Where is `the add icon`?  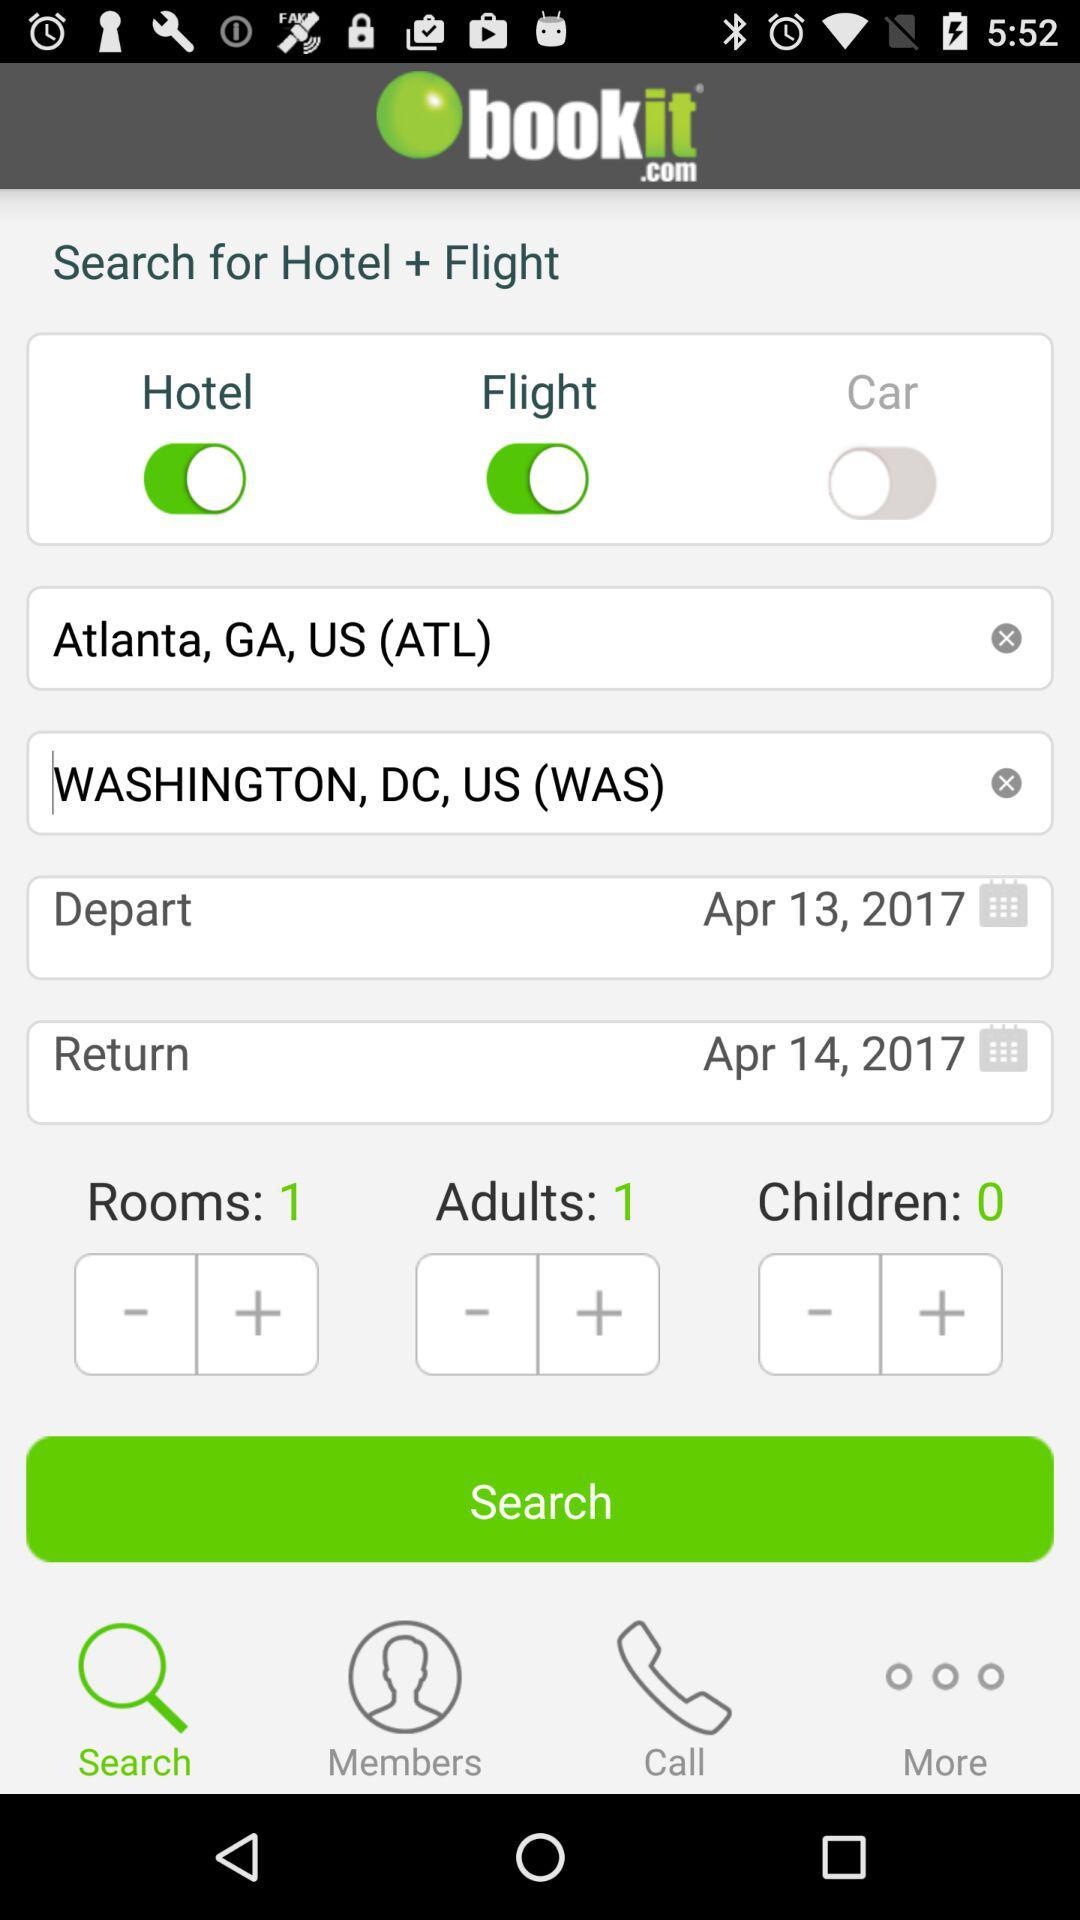
the add icon is located at coordinates (597, 1405).